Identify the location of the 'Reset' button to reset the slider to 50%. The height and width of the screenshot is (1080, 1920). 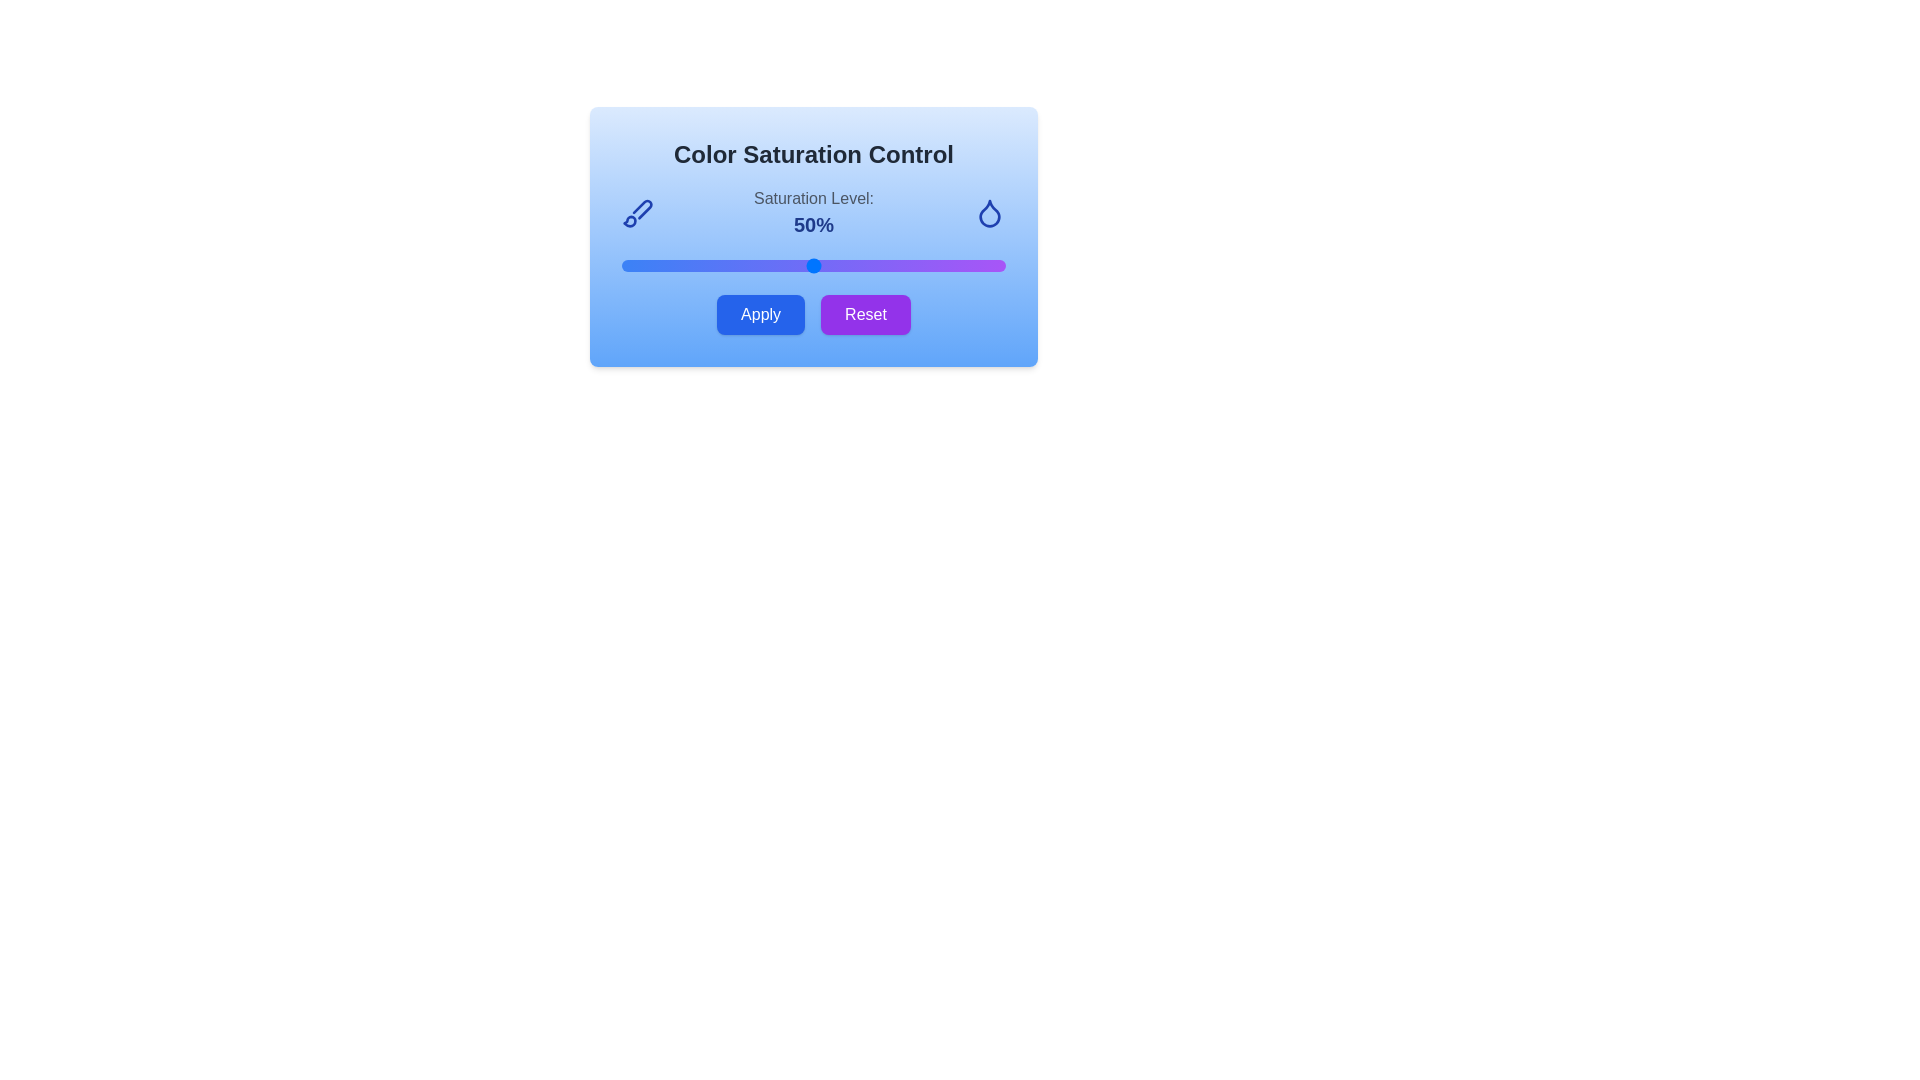
(865, 315).